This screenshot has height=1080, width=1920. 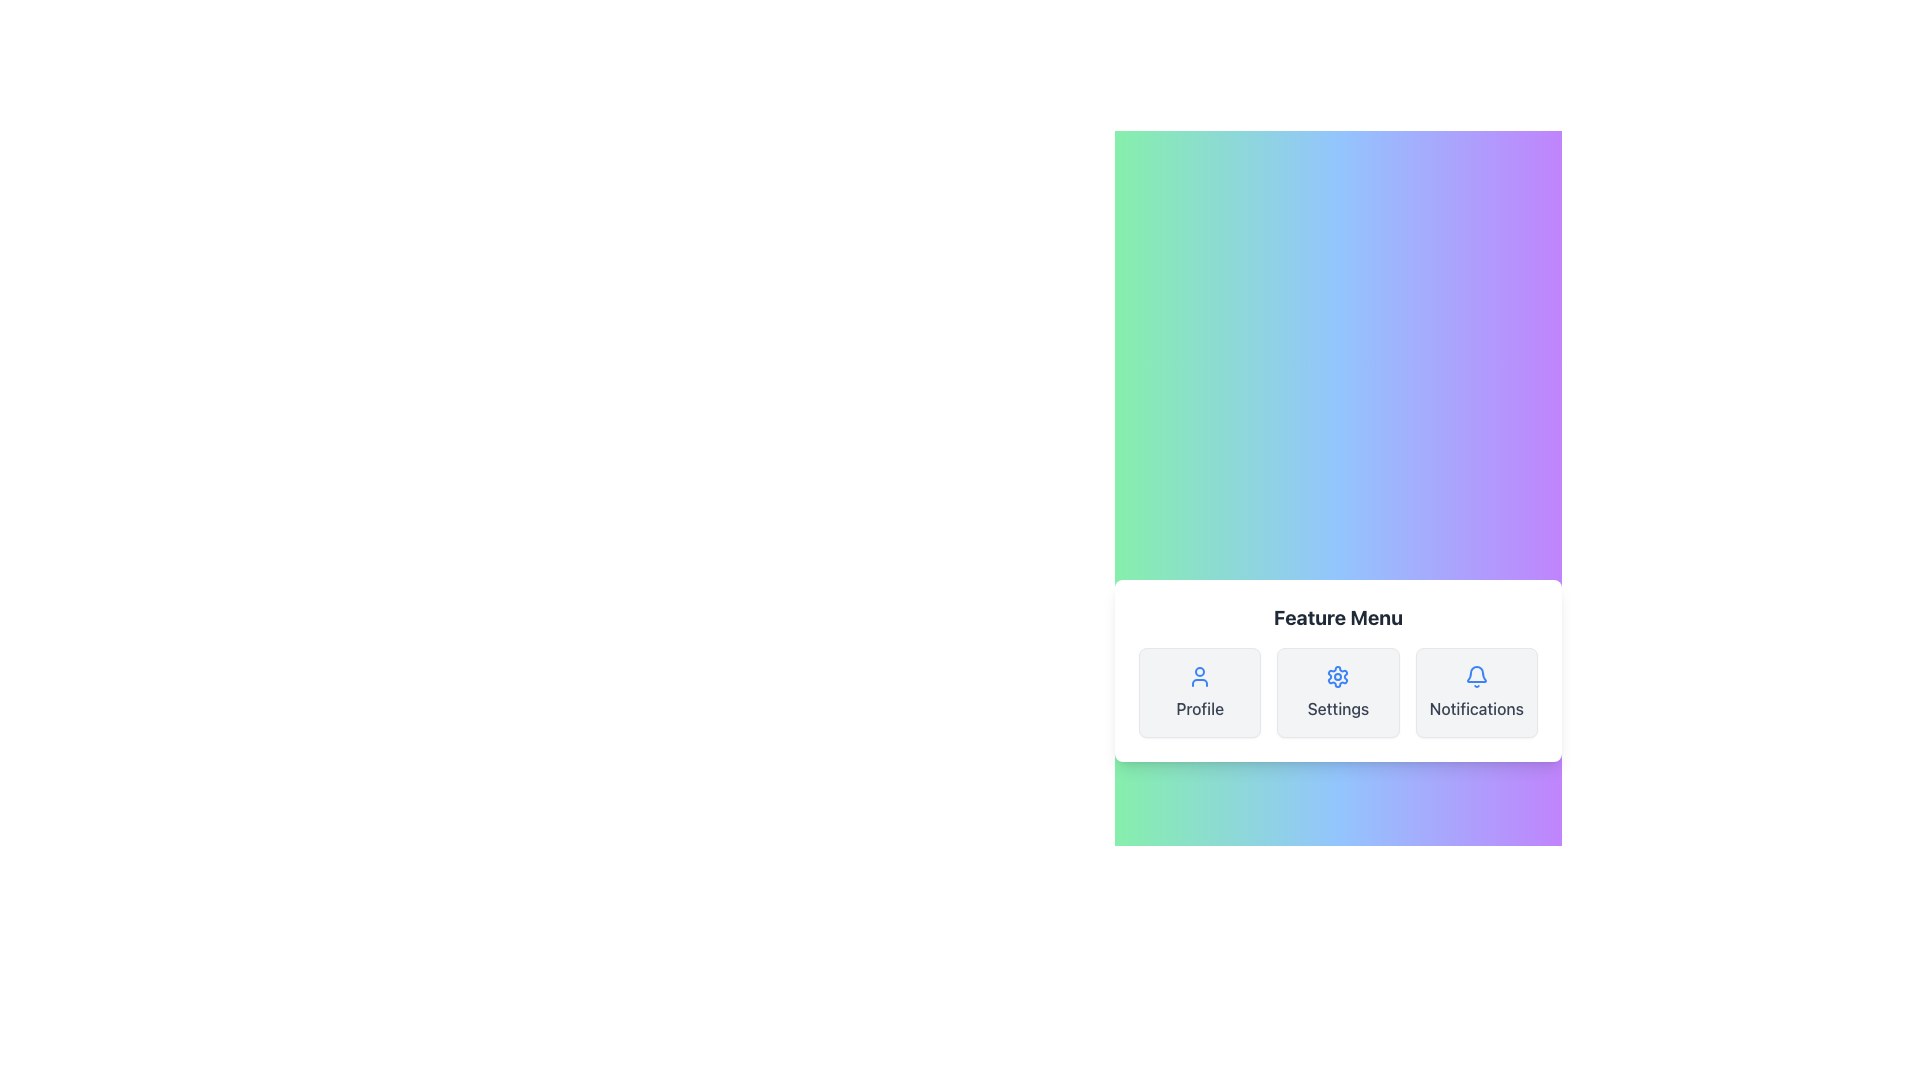 I want to click on the text label that describes the user profile functionality, located under the user profile icon, within a card that has rounded corners and a light gray background, so click(x=1200, y=708).